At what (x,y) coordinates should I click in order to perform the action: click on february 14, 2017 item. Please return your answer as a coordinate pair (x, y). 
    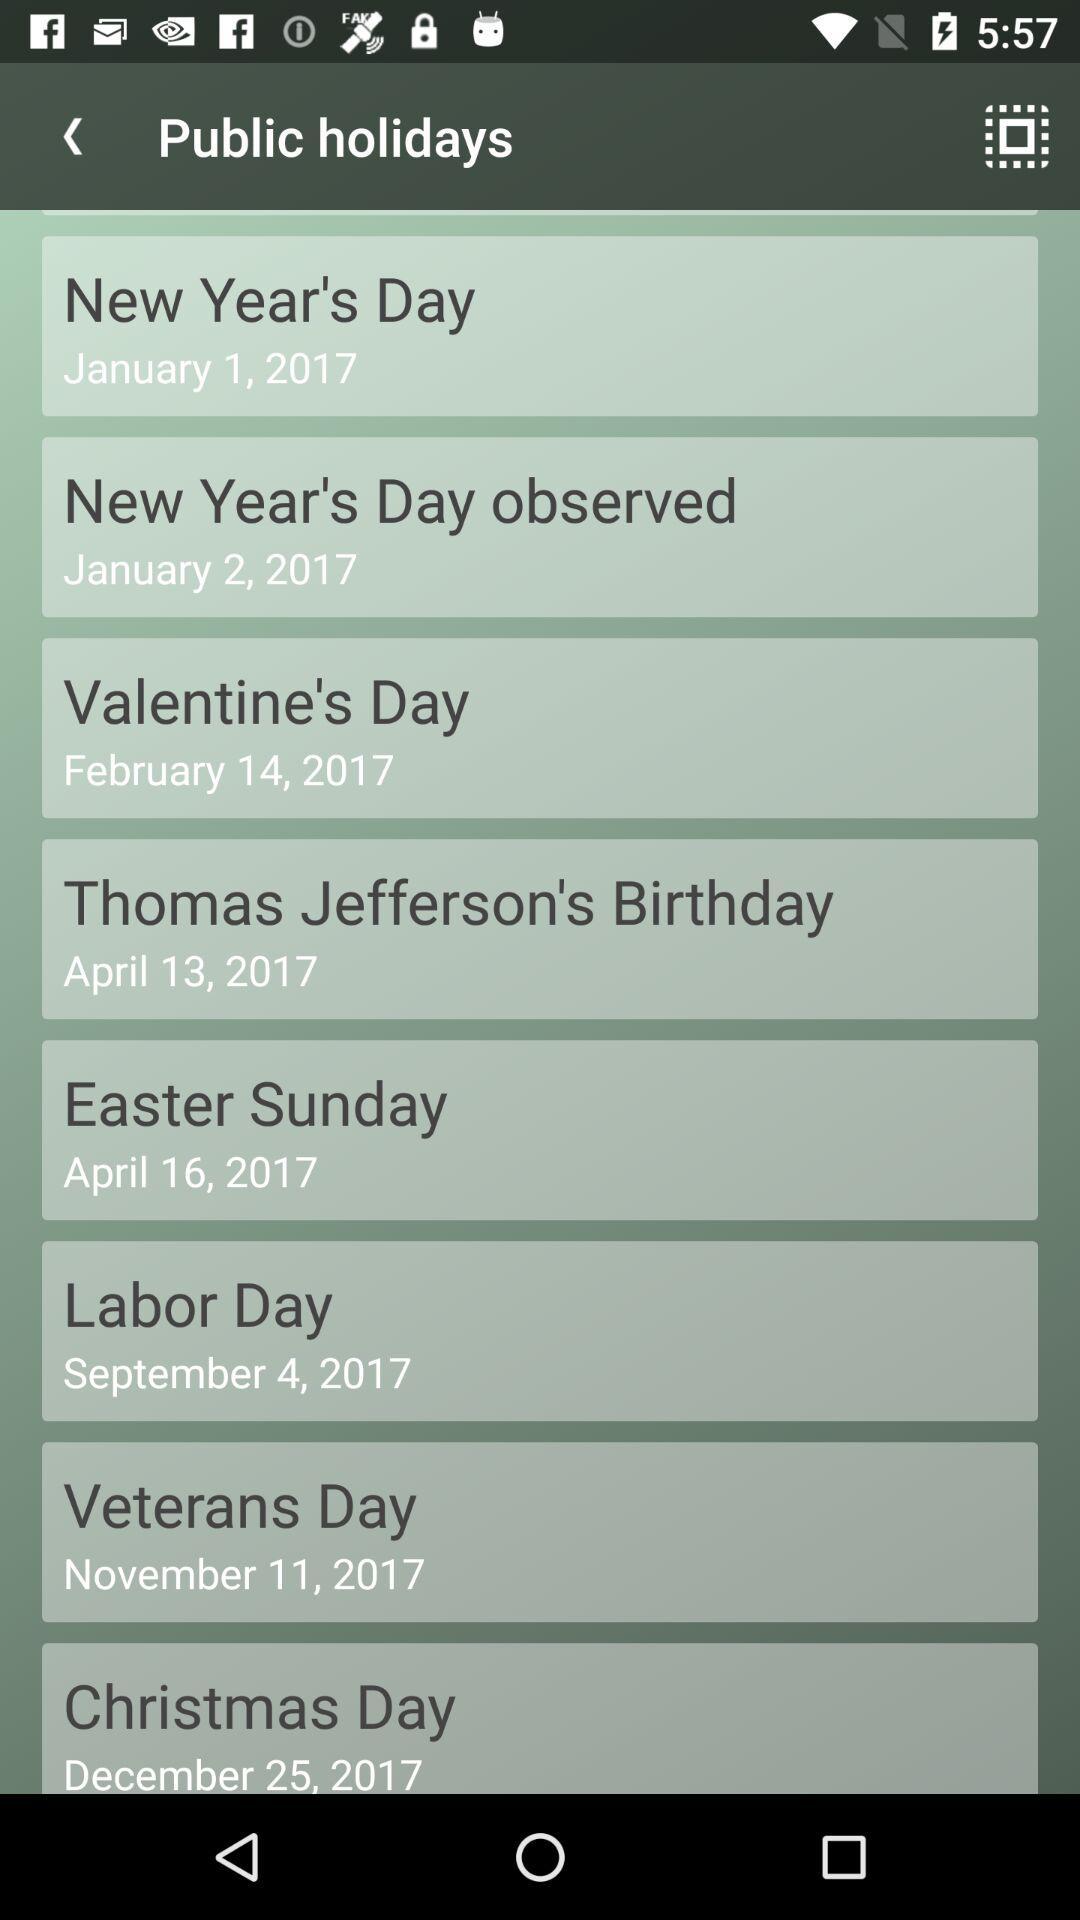
    Looking at the image, I should click on (540, 767).